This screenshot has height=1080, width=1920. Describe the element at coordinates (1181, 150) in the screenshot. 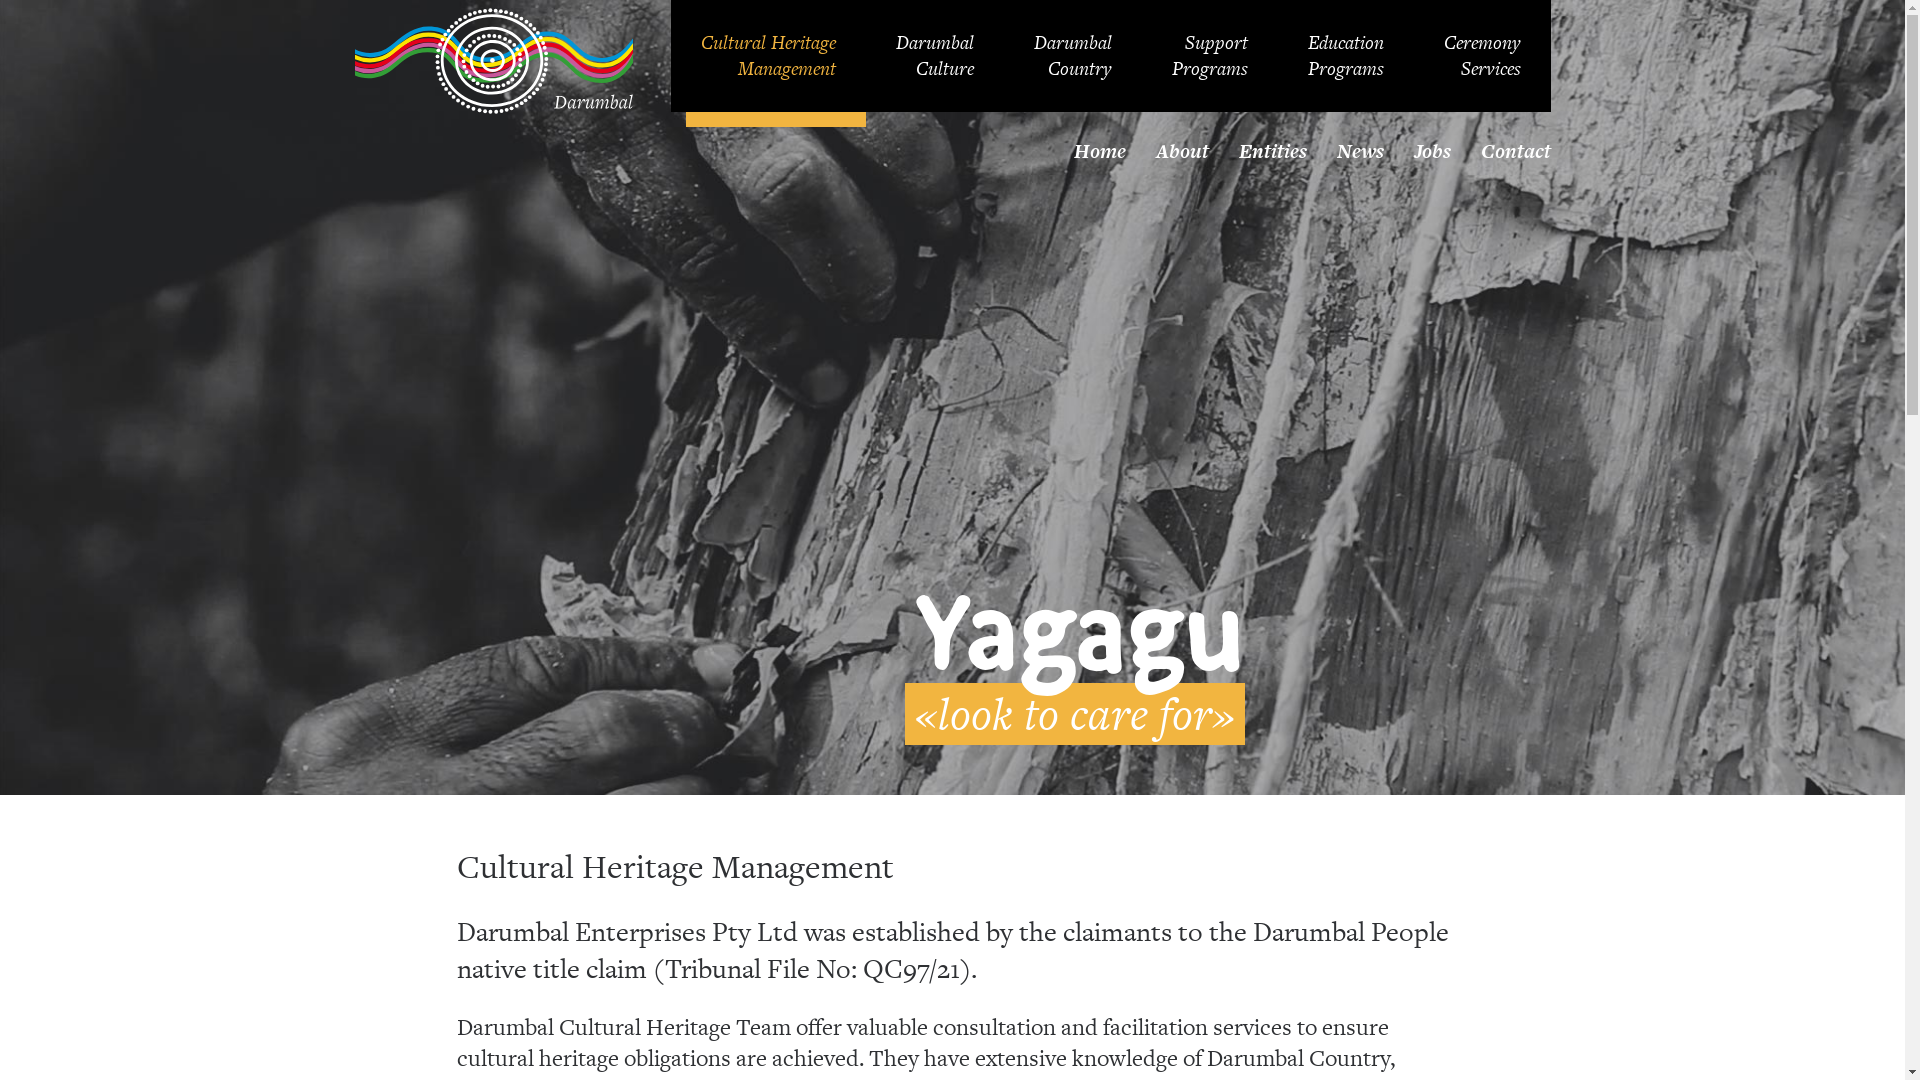

I see `'About'` at that location.